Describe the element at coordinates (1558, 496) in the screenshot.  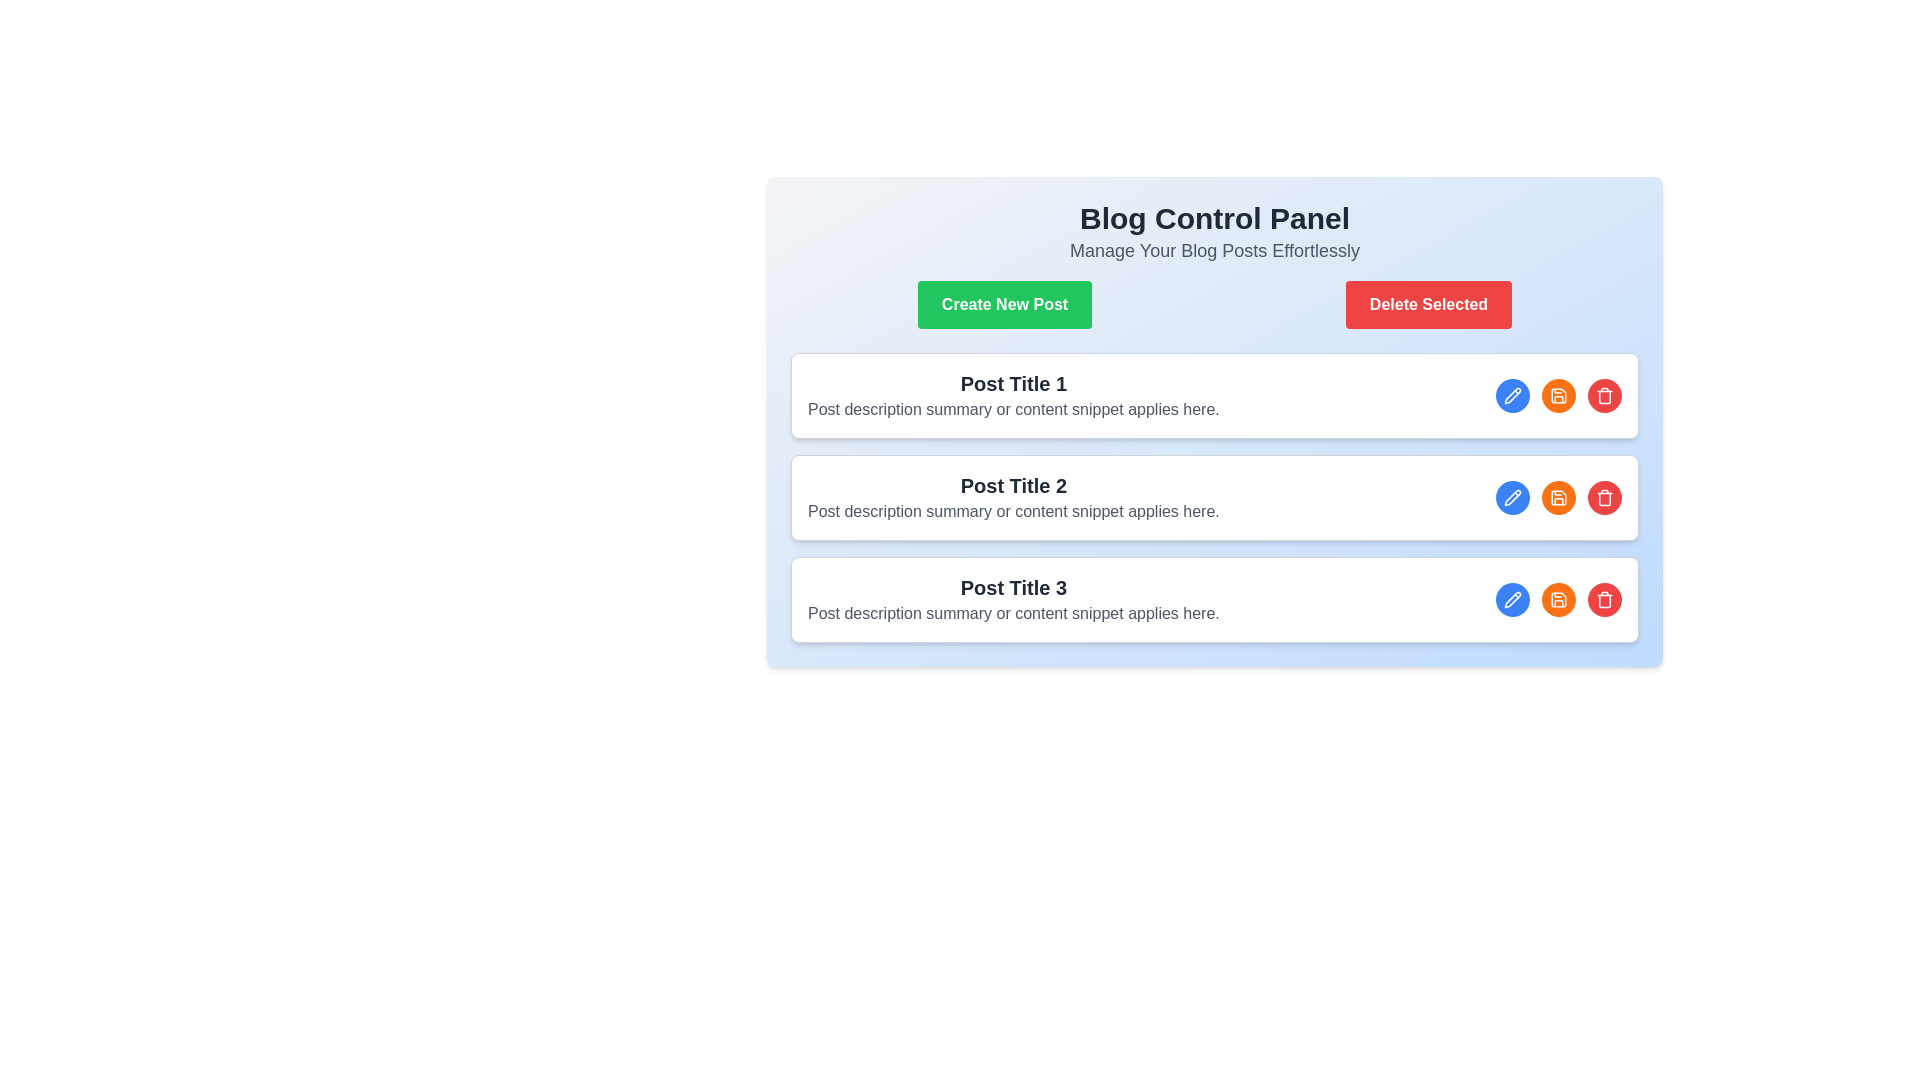
I see `the save action button` at that location.